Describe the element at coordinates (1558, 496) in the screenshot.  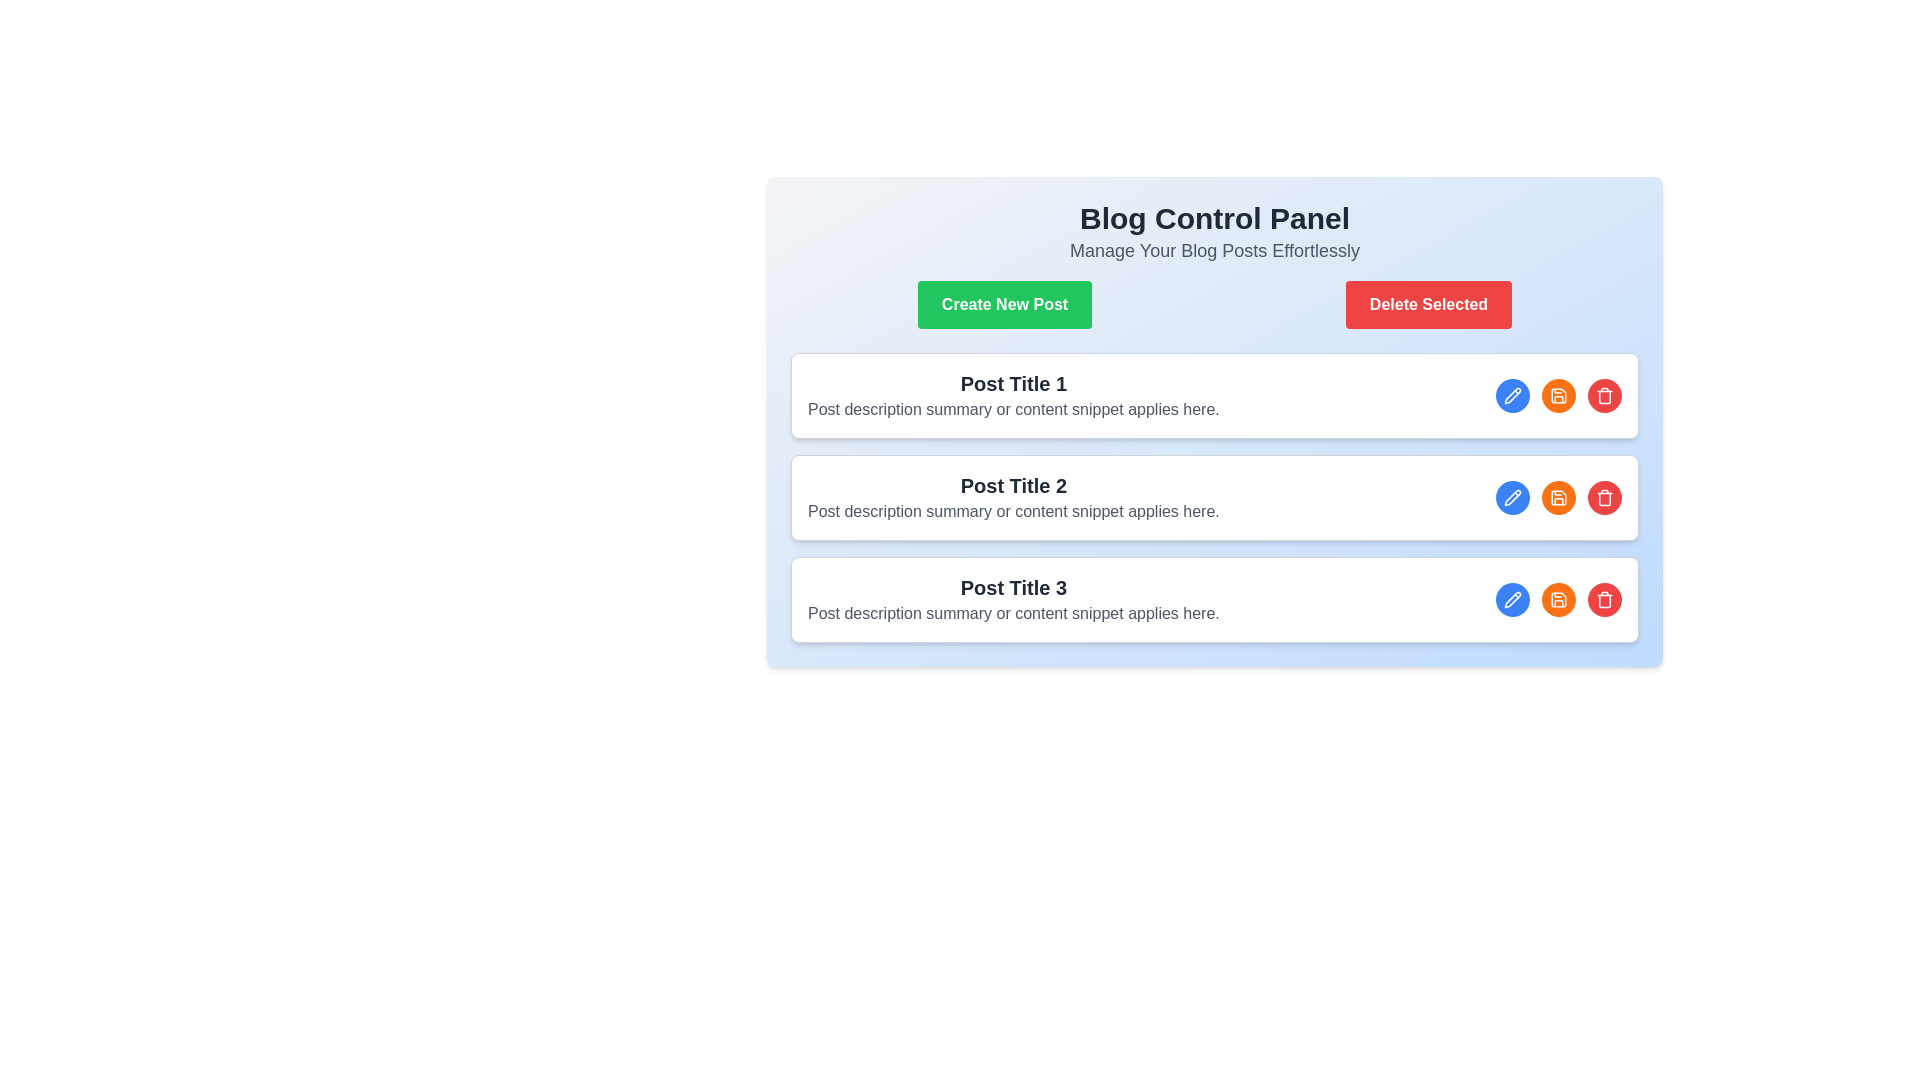
I see `the save action button` at that location.